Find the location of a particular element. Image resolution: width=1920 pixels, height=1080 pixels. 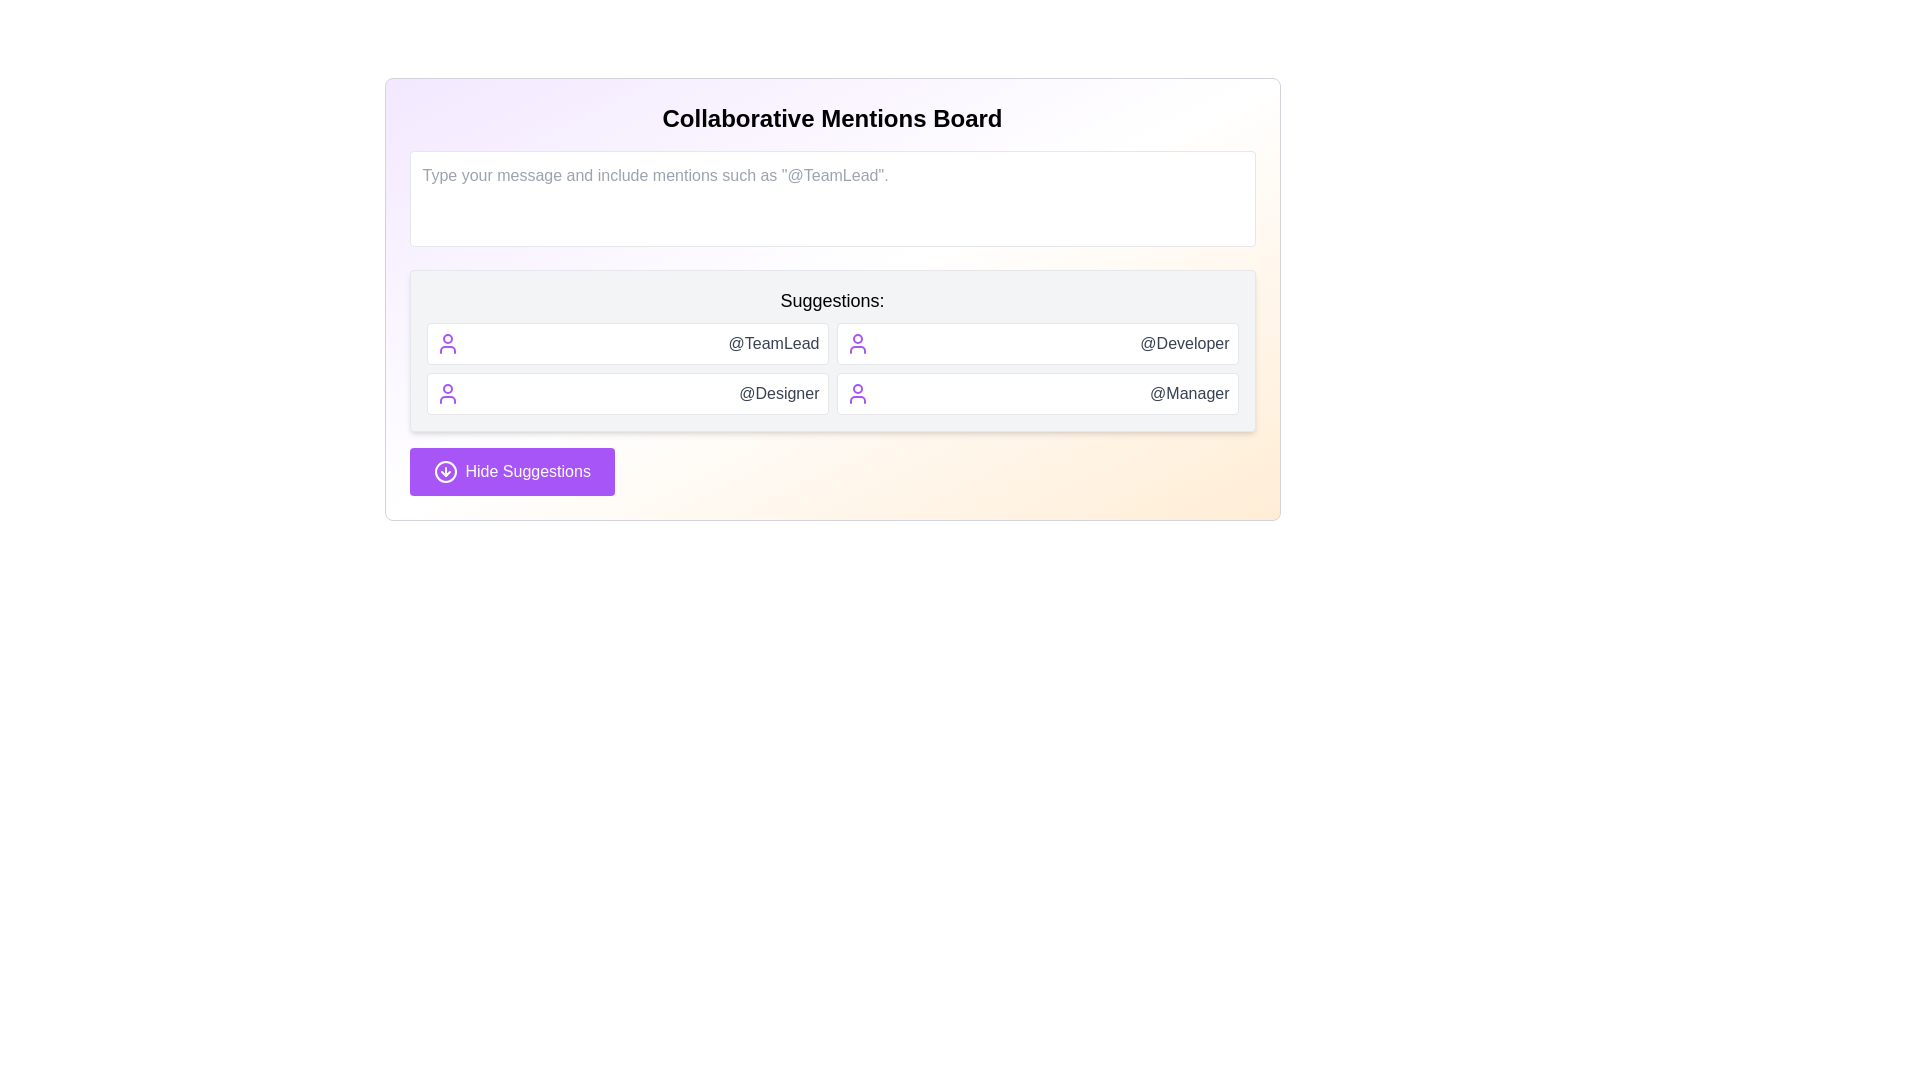

the first button in the 'Suggestions:' section is located at coordinates (626, 342).